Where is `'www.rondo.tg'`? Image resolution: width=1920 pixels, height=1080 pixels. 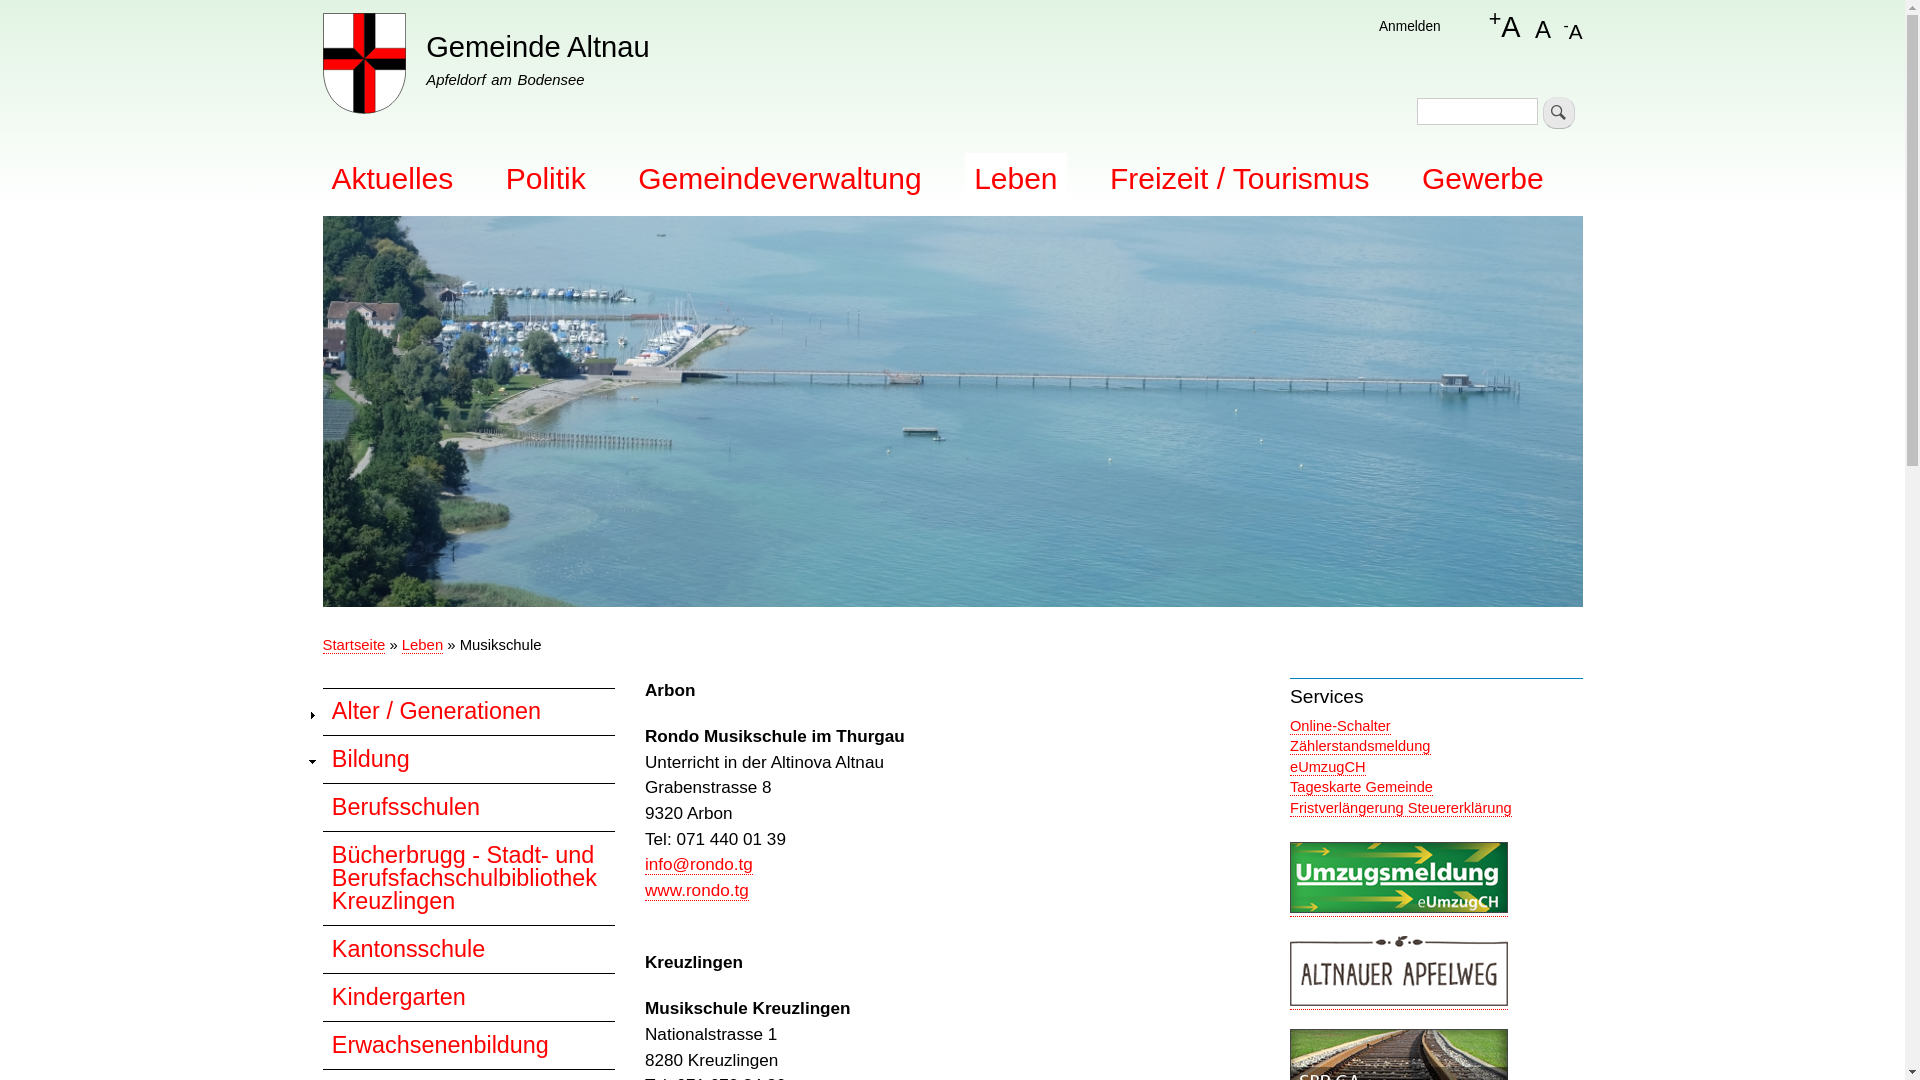 'www.rondo.tg' is located at coordinates (696, 889).